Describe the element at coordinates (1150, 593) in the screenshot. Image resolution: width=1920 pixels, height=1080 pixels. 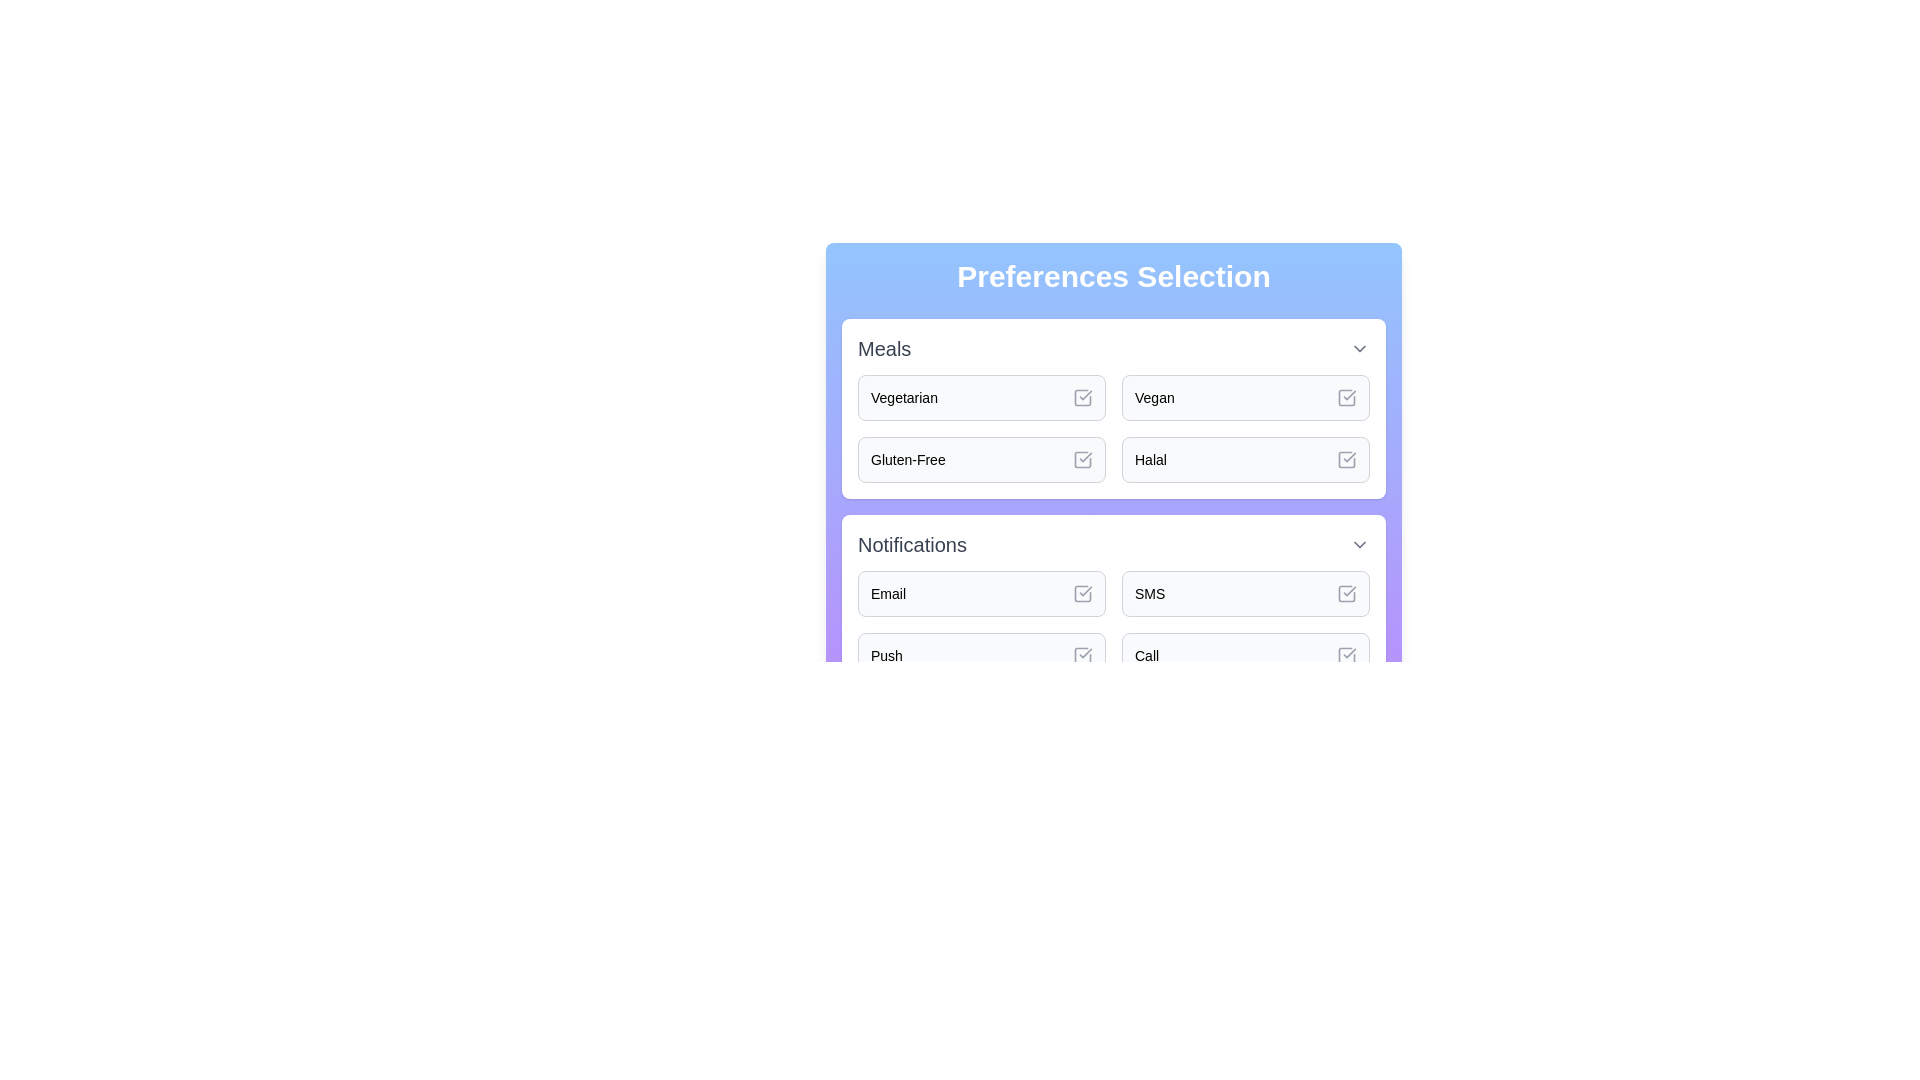
I see `the 'SMS' text label located in the Notifications section of the preferences form, which is a small text label with standard sans-serif font style` at that location.